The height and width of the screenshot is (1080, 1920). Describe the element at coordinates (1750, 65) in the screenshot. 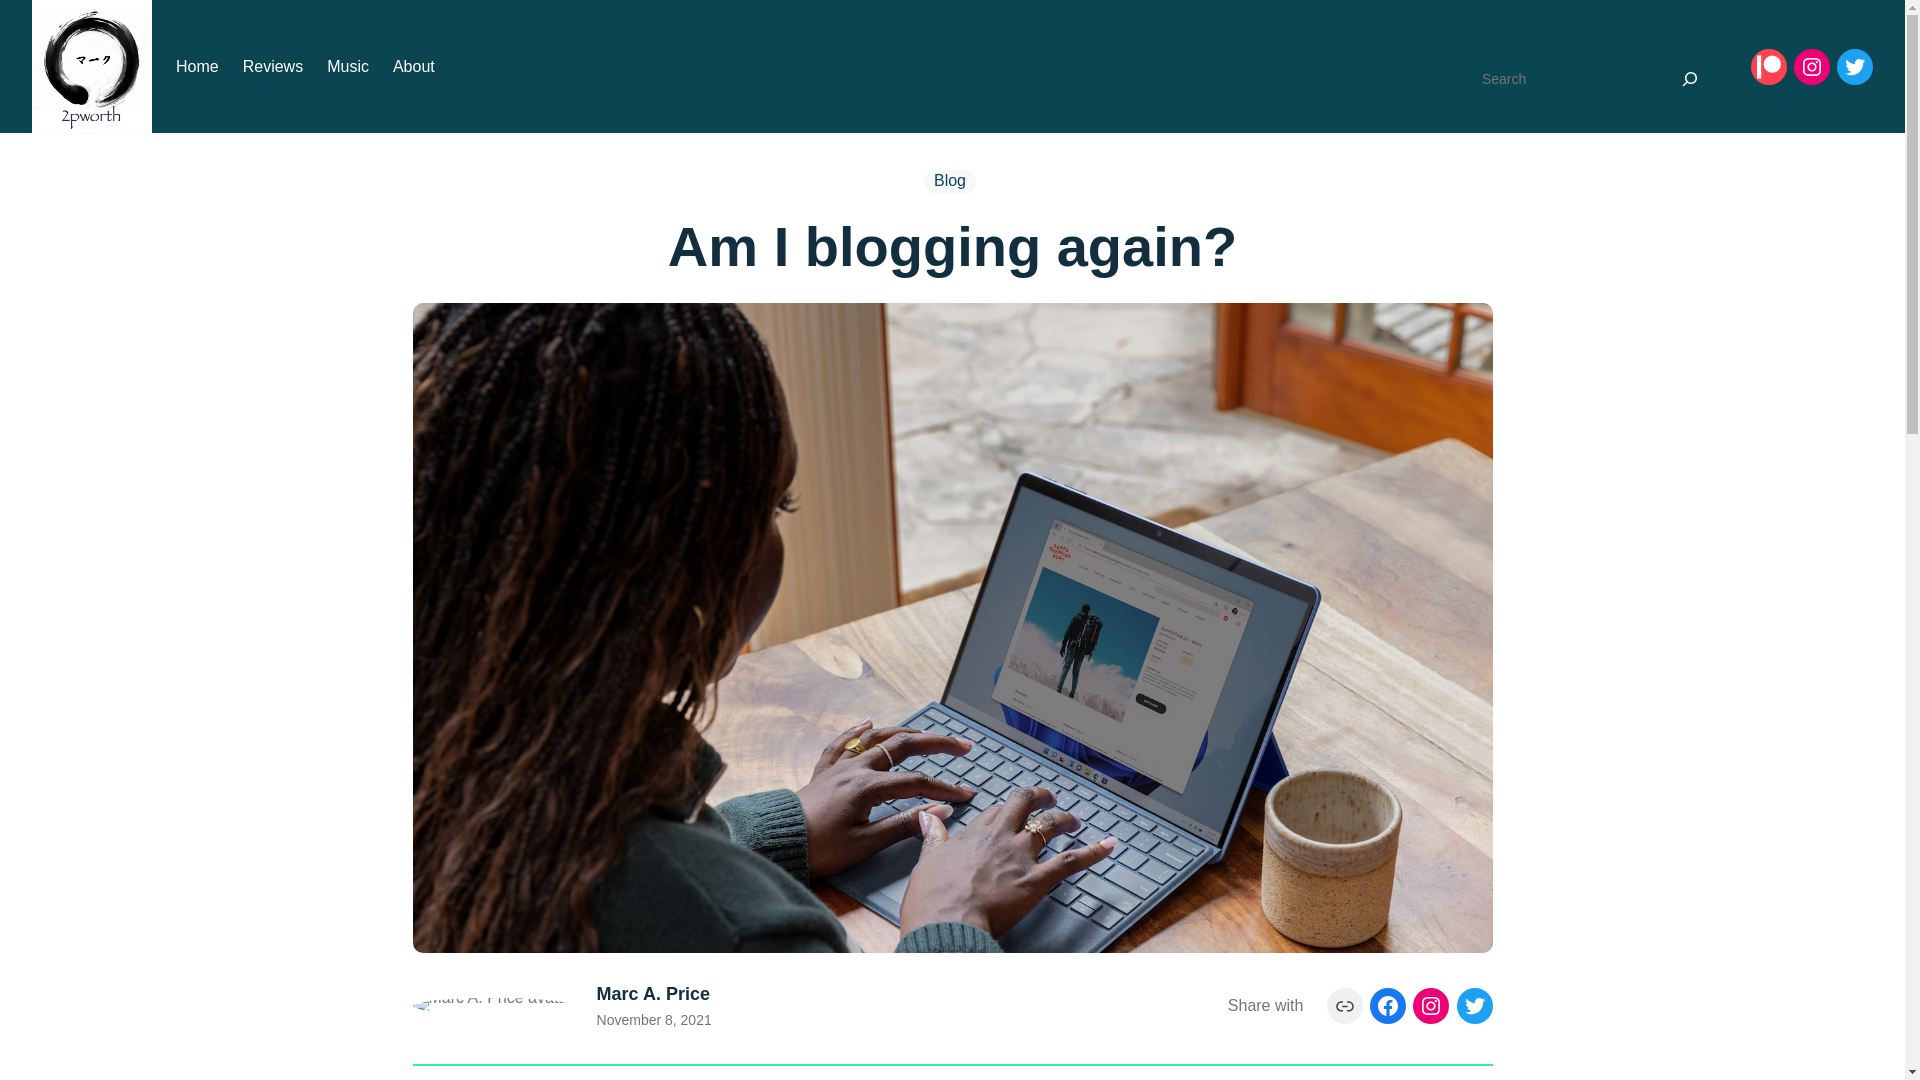

I see `'Patreon'` at that location.